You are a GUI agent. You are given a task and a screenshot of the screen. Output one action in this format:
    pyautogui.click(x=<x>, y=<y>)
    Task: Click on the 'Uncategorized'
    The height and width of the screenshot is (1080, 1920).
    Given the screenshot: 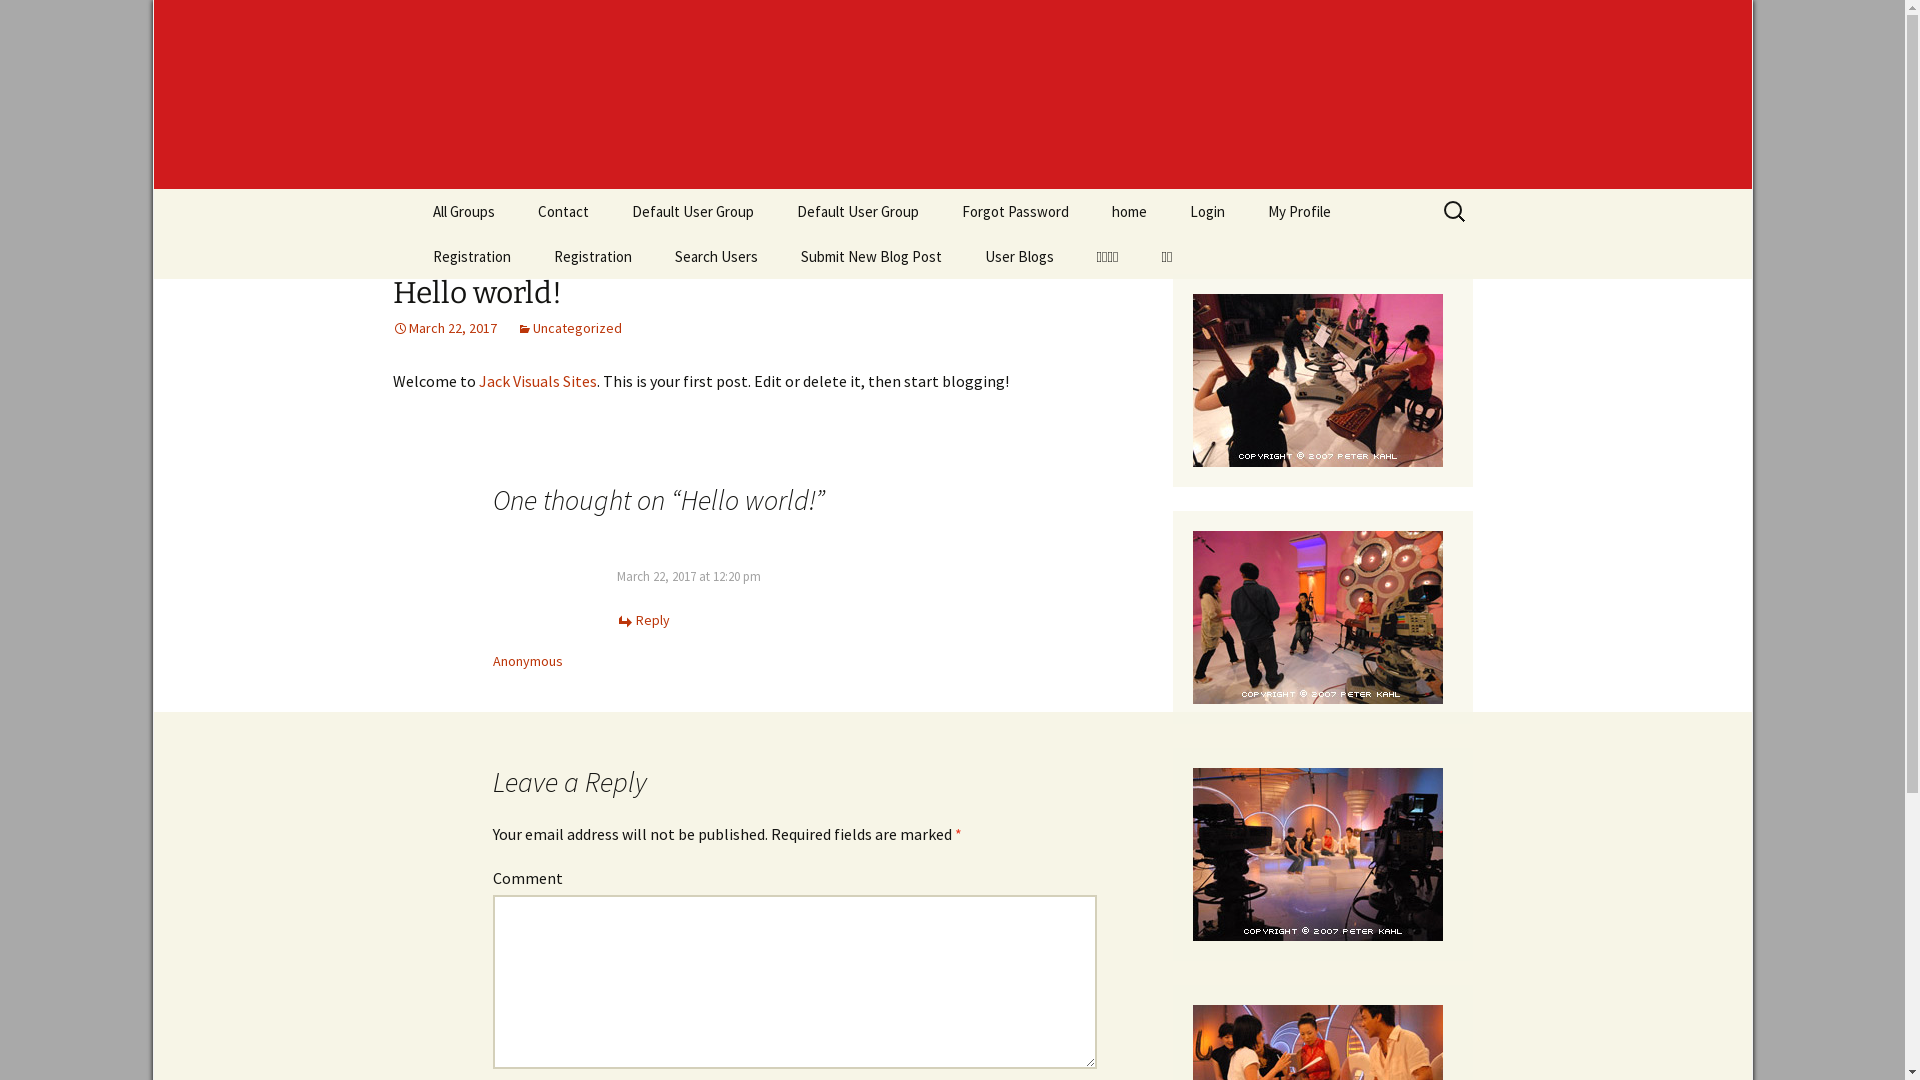 What is the action you would take?
    pyautogui.click(x=567, y=326)
    